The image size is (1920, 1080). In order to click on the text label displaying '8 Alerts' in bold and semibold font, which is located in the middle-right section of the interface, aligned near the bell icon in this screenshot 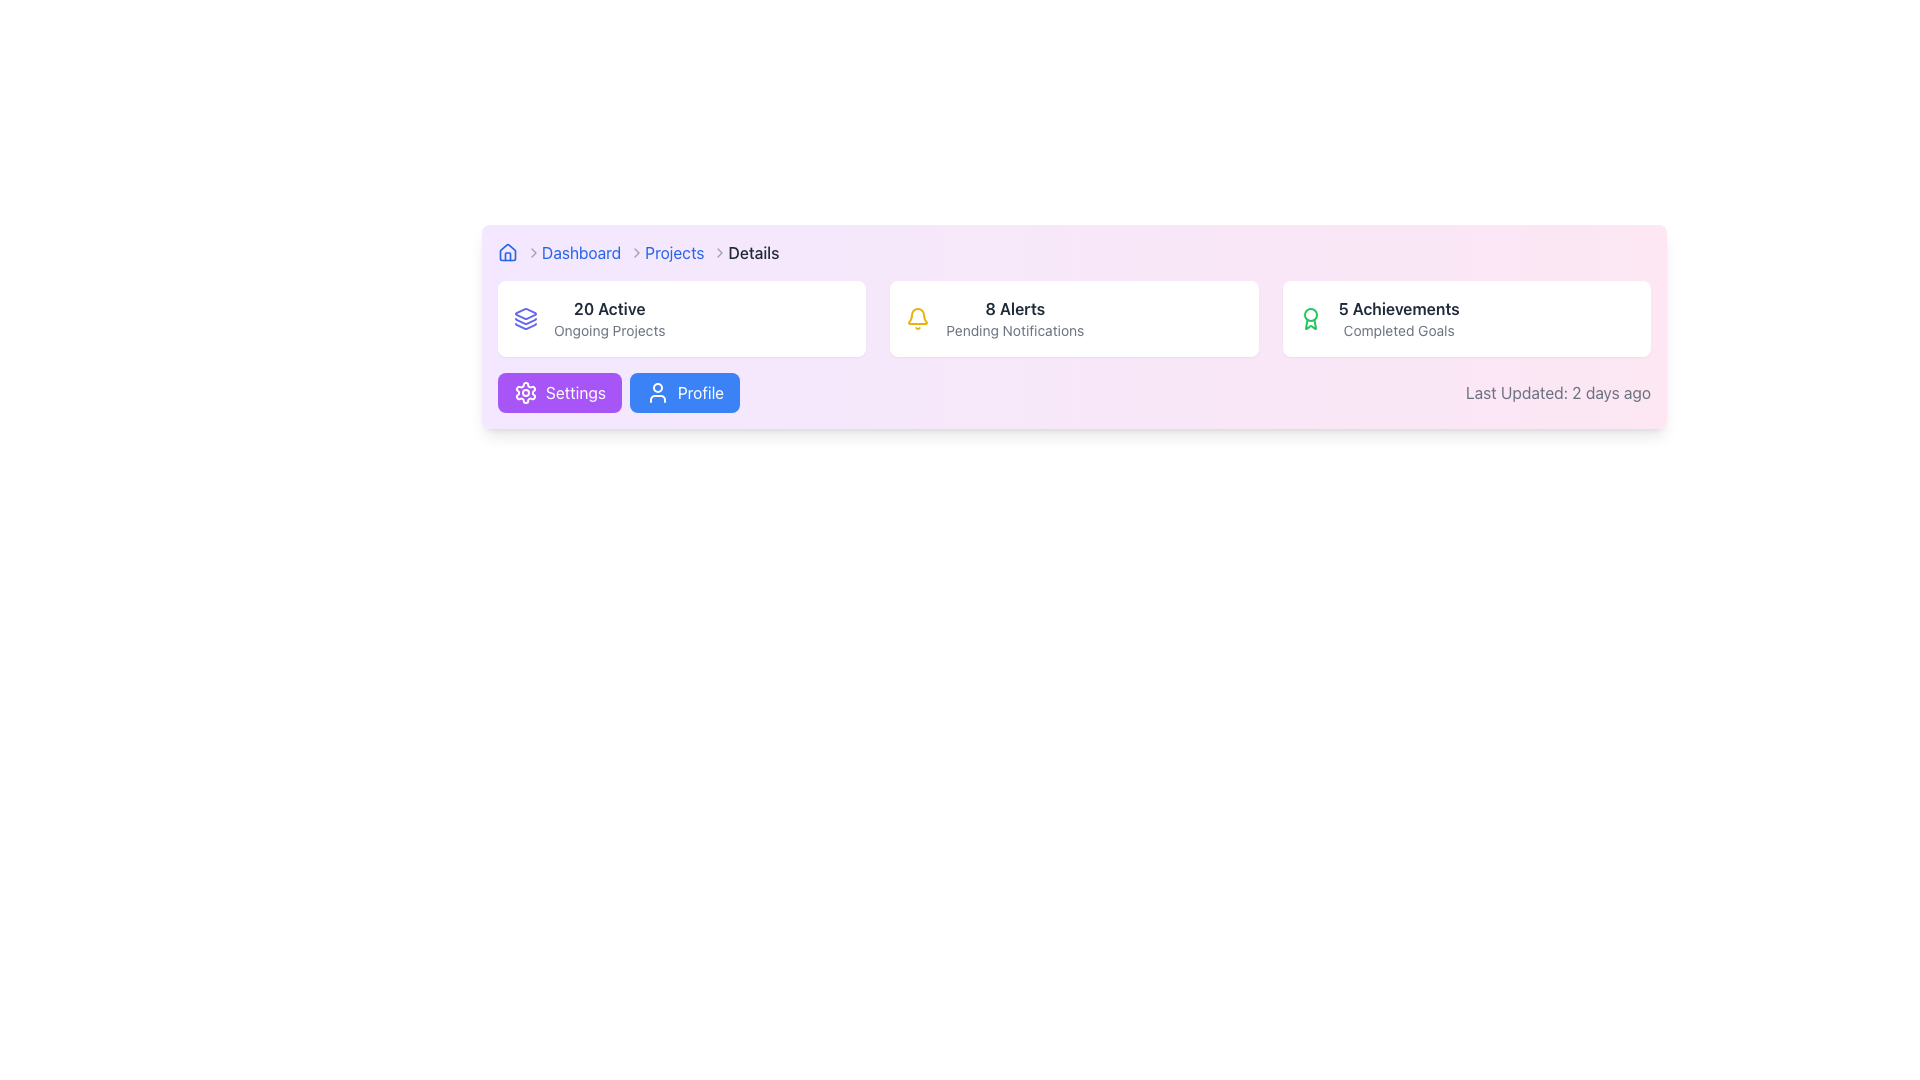, I will do `click(1015, 308)`.